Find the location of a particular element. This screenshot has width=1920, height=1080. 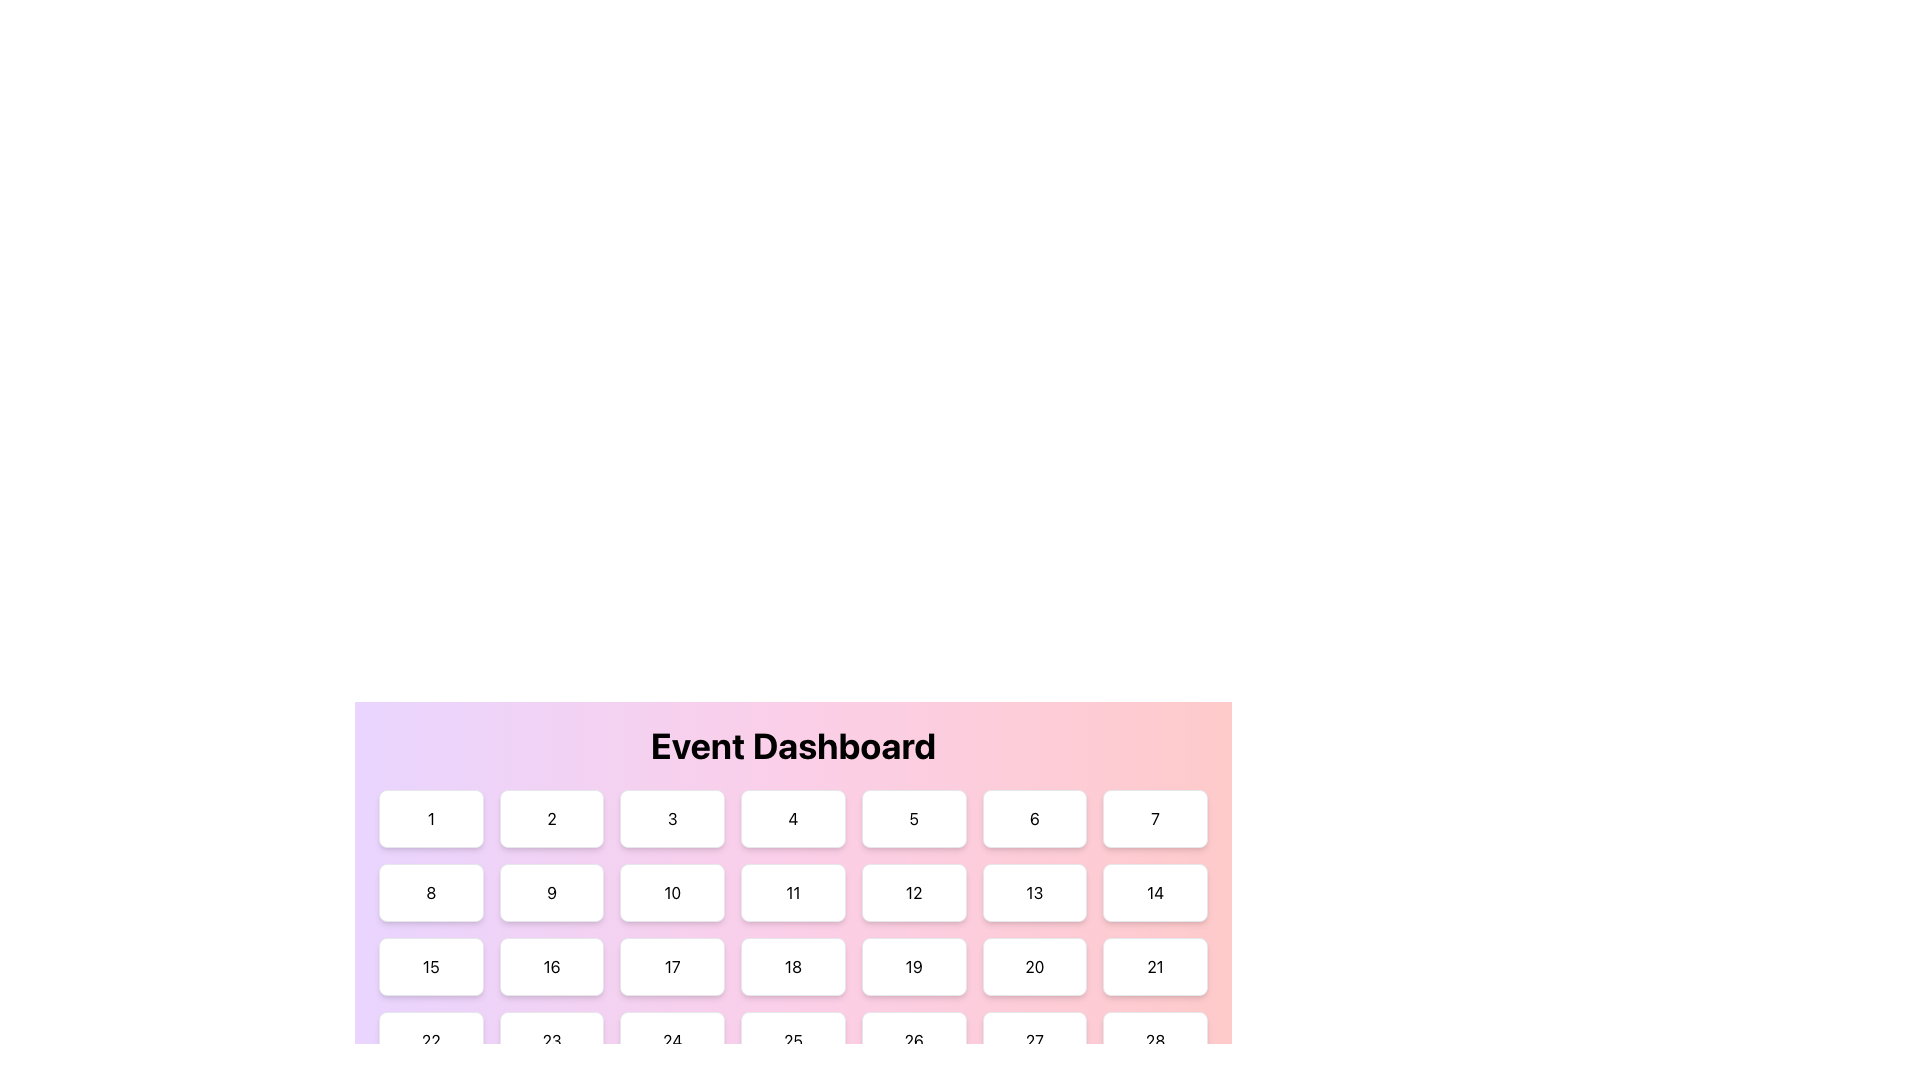

the selection button representing the number '14' located in the second row and seventh column of the grid below the 'Event Dashboard' title is located at coordinates (1155, 892).